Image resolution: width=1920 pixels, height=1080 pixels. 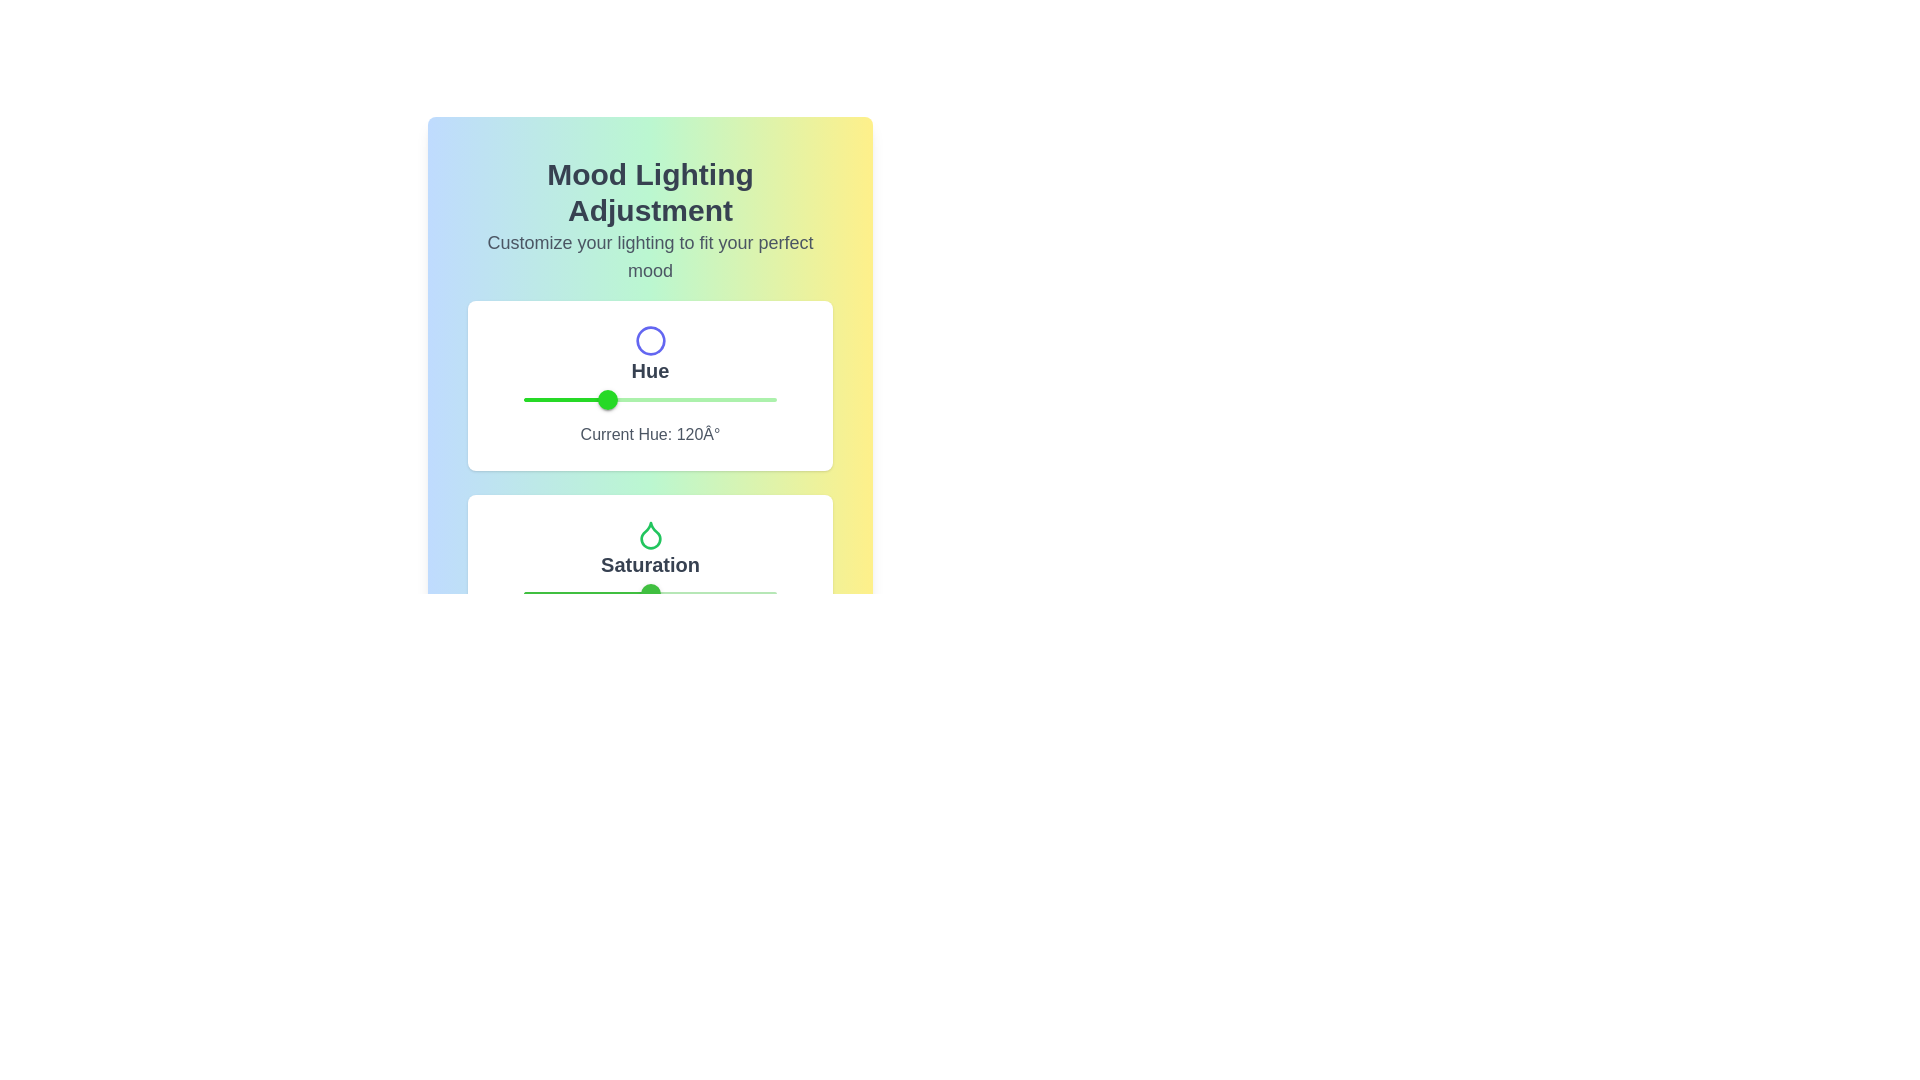 What do you see at coordinates (613, 400) in the screenshot?
I see `hue` at bounding box center [613, 400].